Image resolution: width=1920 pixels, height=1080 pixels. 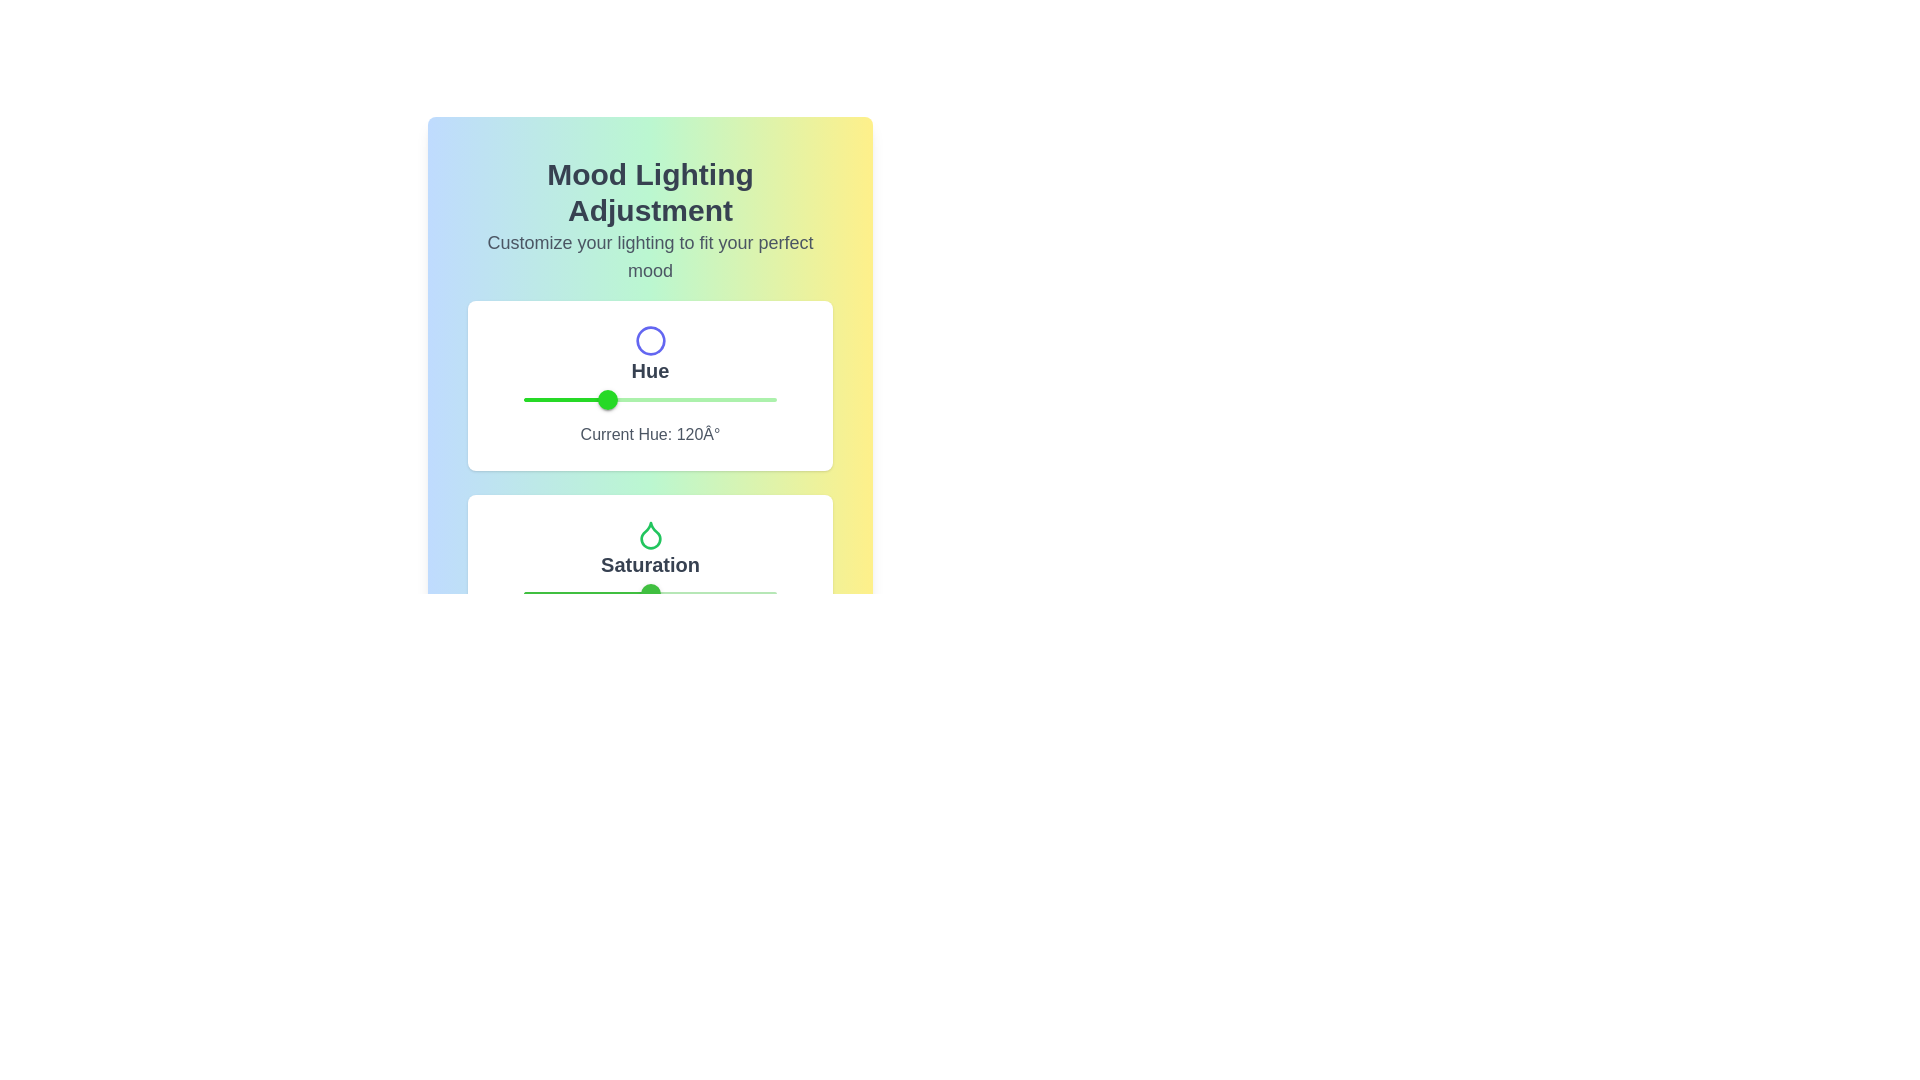 What do you see at coordinates (613, 400) in the screenshot?
I see `hue` at bounding box center [613, 400].